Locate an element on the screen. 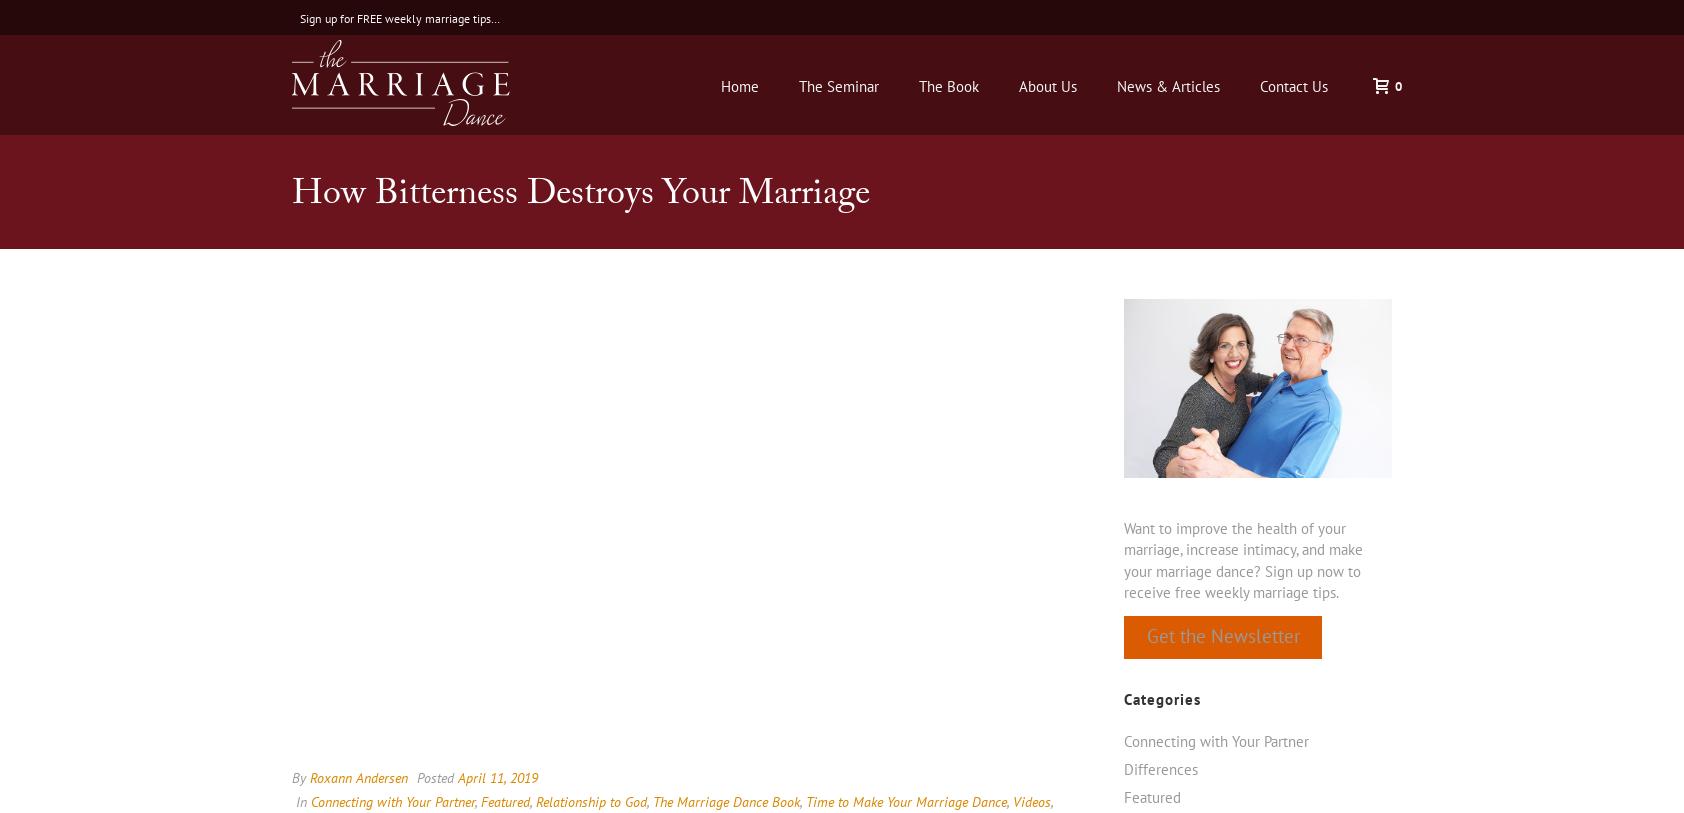 Image resolution: width=1684 pixels, height=813 pixels. 'April 11, 2019' is located at coordinates (457, 776).